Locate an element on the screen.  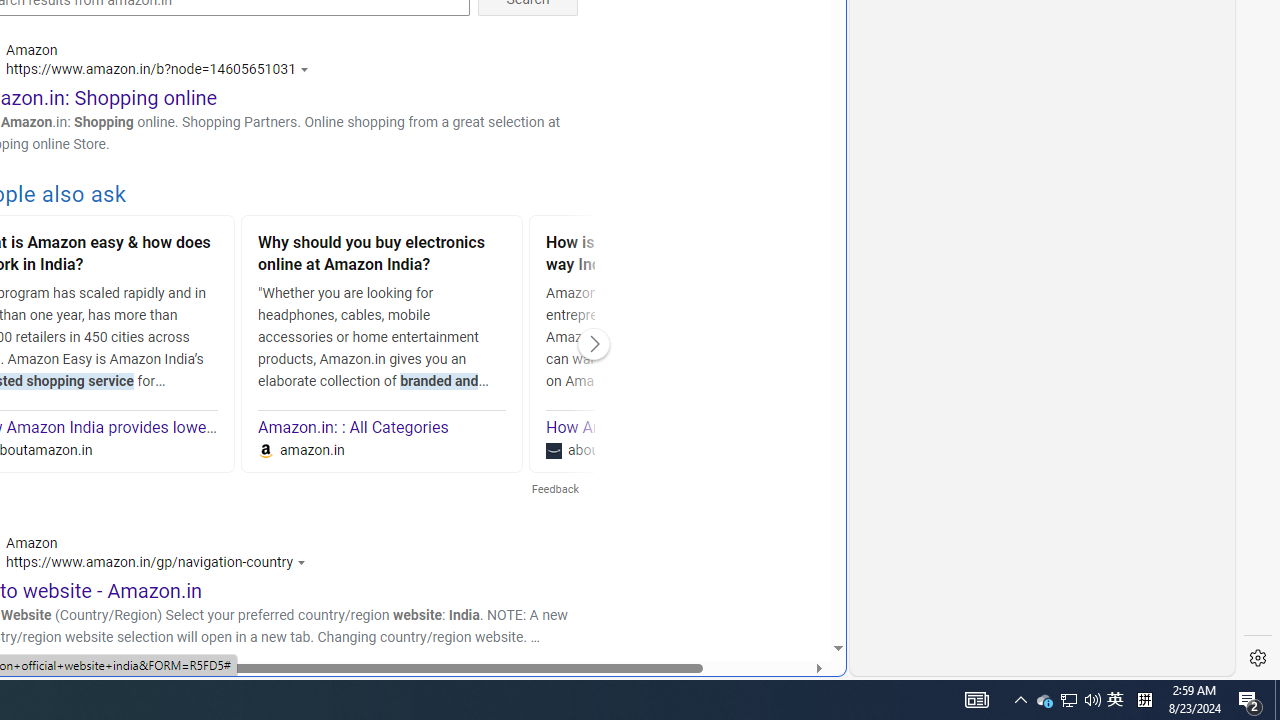
'Why should you buy electronics online at Amazon India?' is located at coordinates (382, 255).